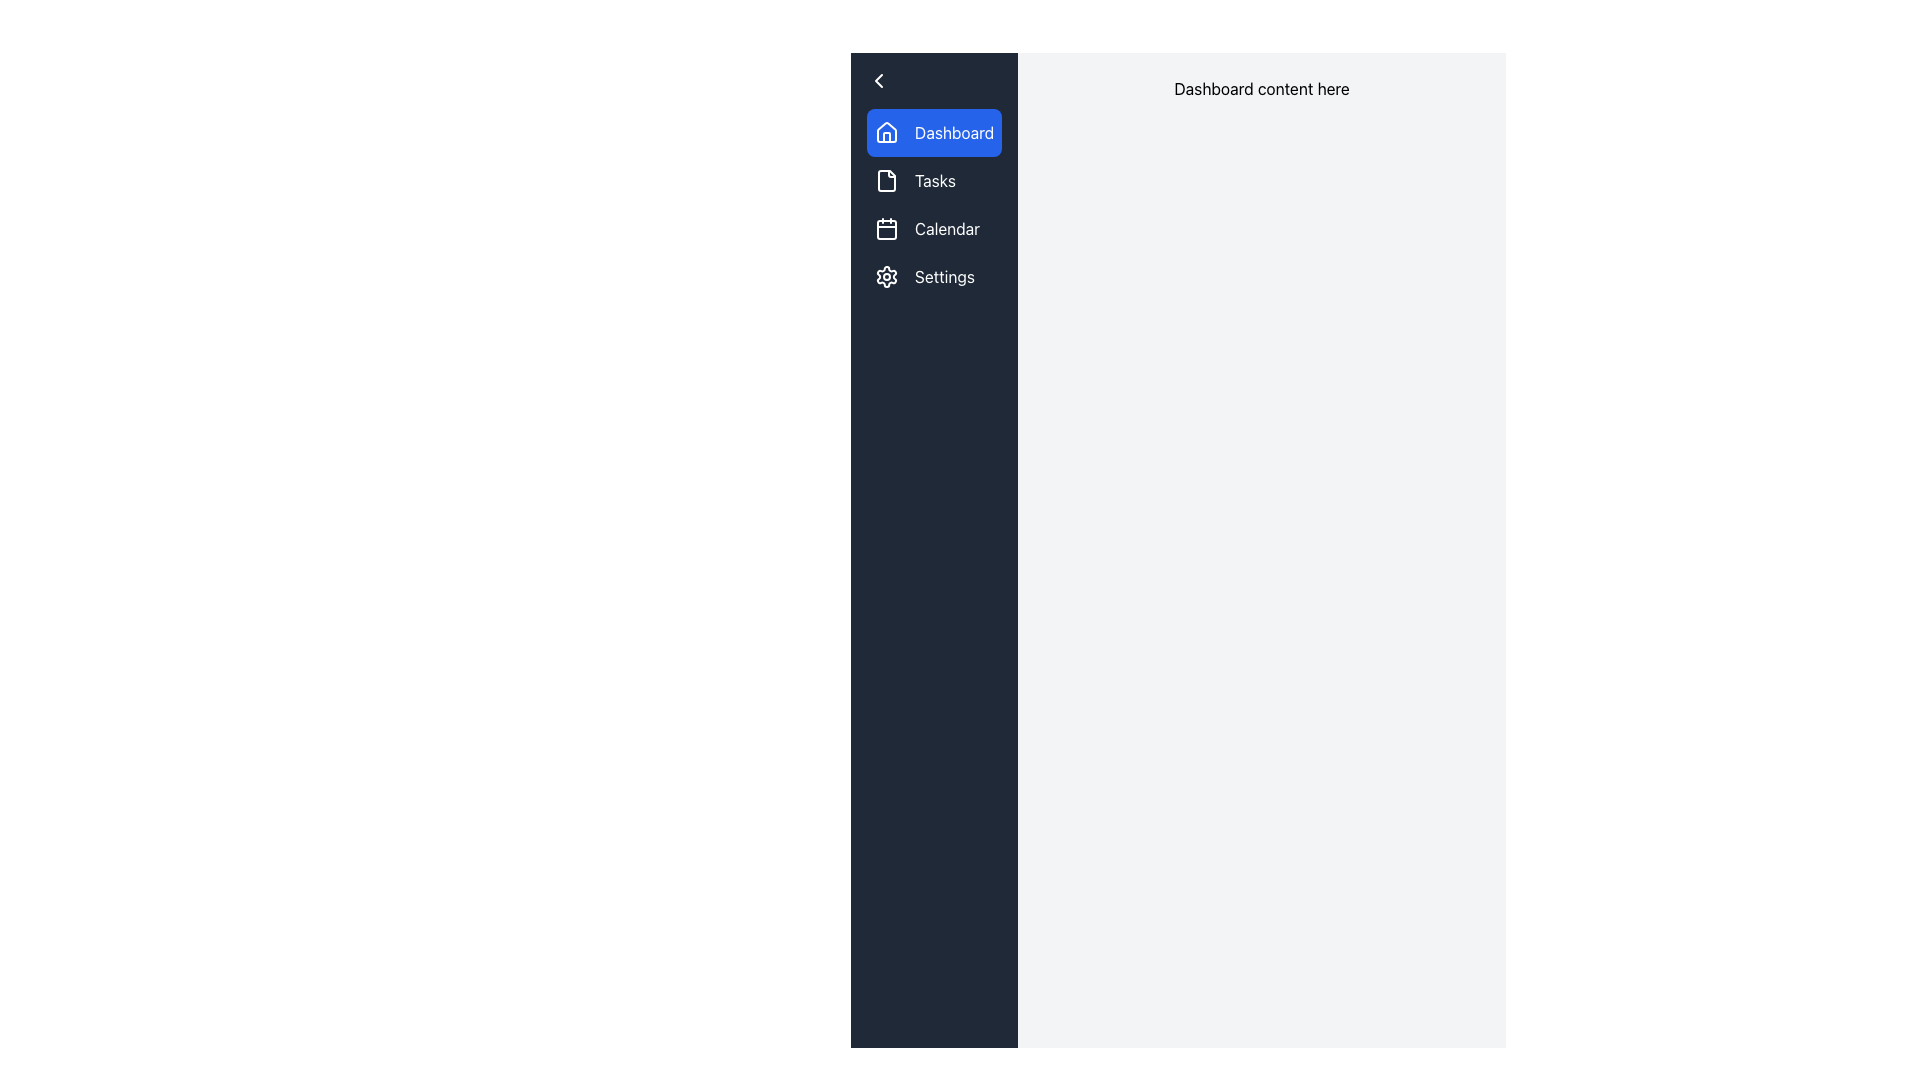  I want to click on the 'Tasks' text label, so click(934, 181).